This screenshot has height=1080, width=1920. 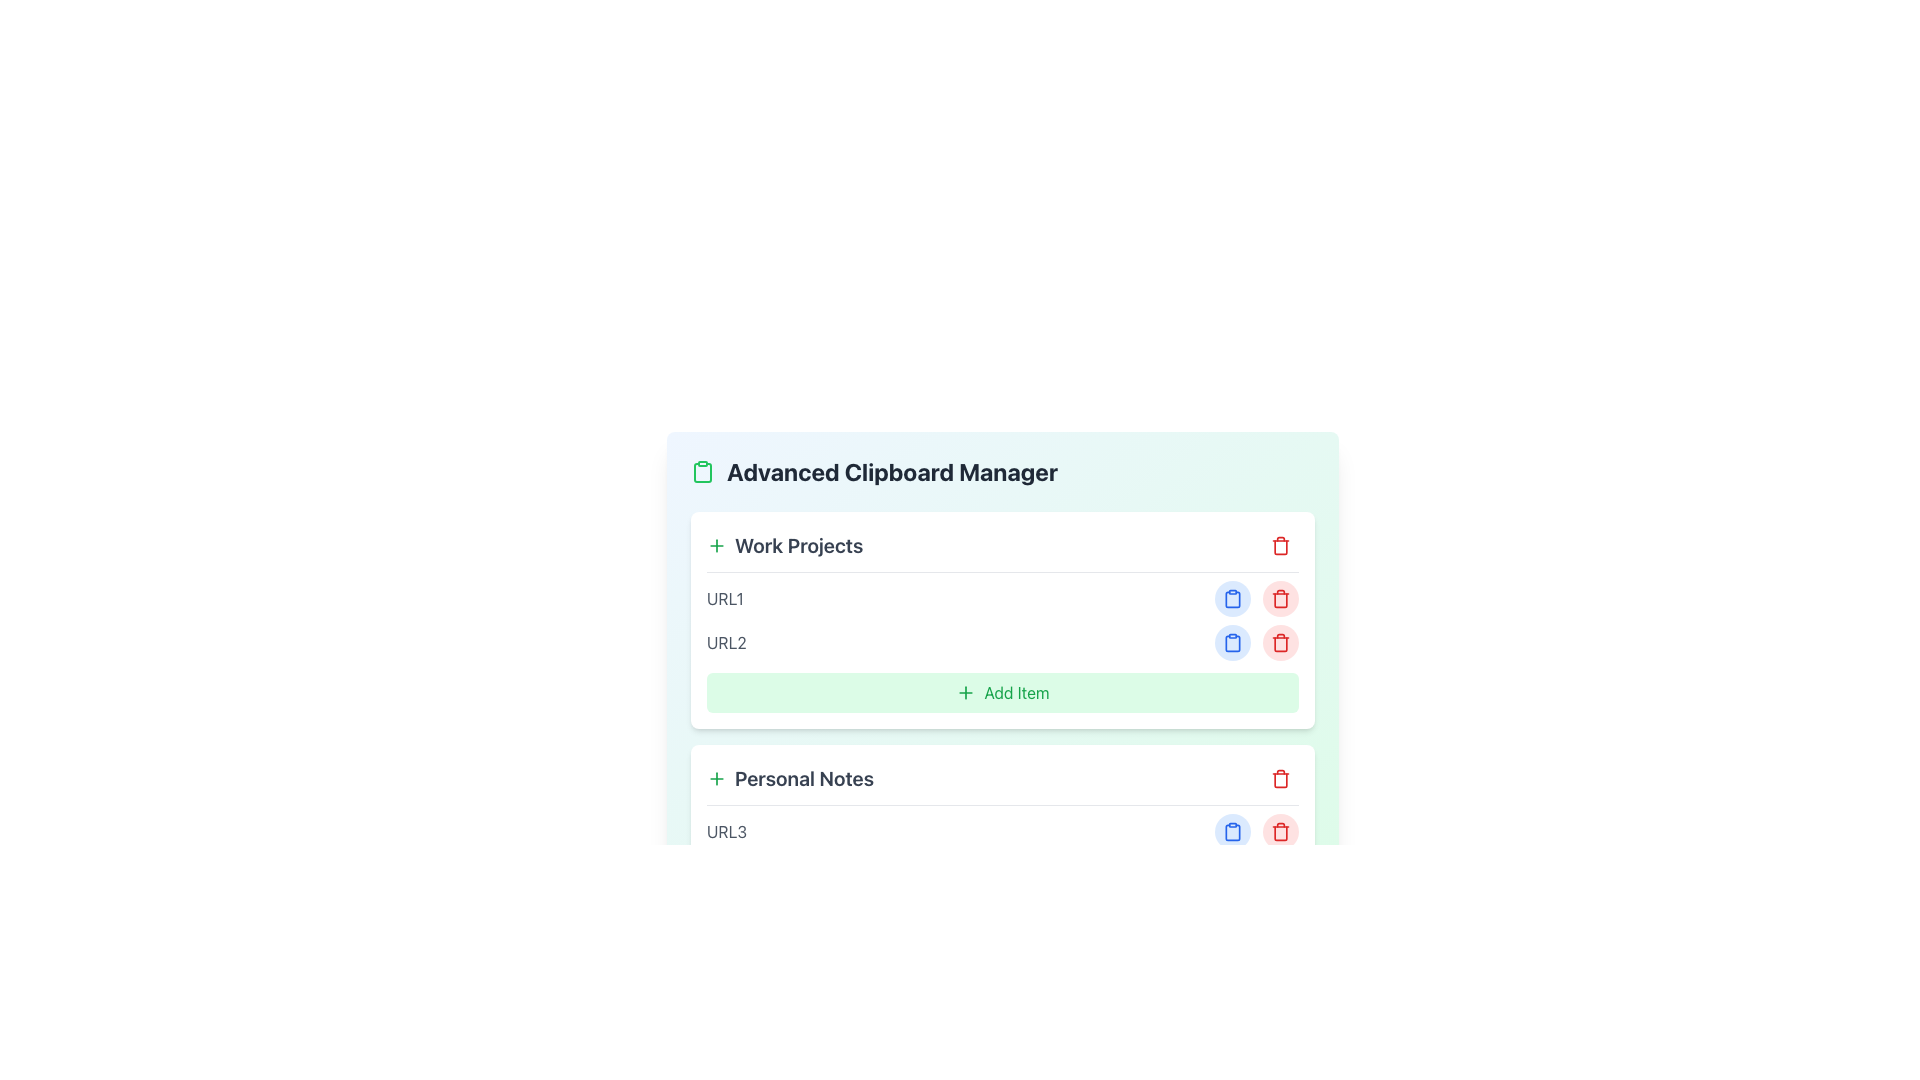 I want to click on the buttons on the gradient background panel containing 'Work Projects' and 'Personal Notes', which has rounded corners and shadow effect, so click(x=1003, y=693).